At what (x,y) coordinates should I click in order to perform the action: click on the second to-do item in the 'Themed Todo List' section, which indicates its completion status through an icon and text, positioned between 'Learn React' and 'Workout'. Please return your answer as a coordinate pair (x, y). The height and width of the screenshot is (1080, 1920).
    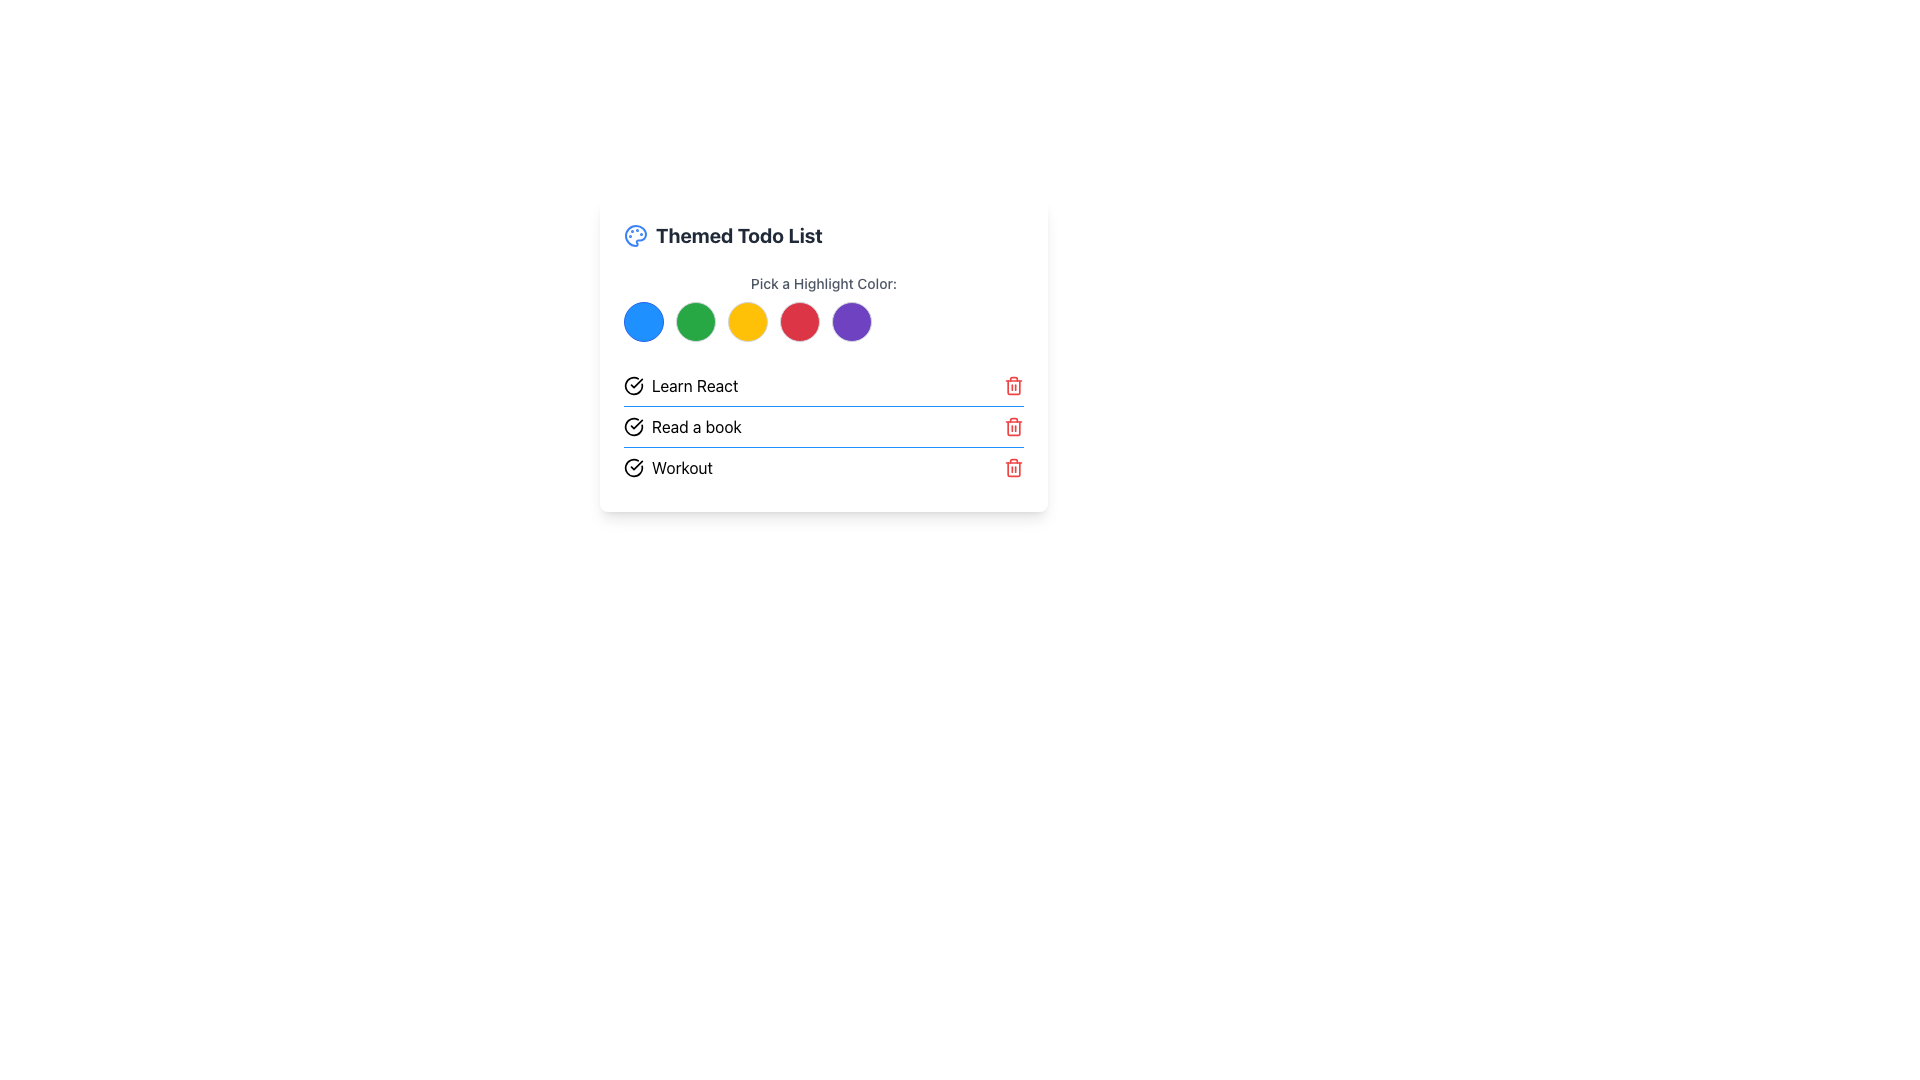
    Looking at the image, I should click on (682, 426).